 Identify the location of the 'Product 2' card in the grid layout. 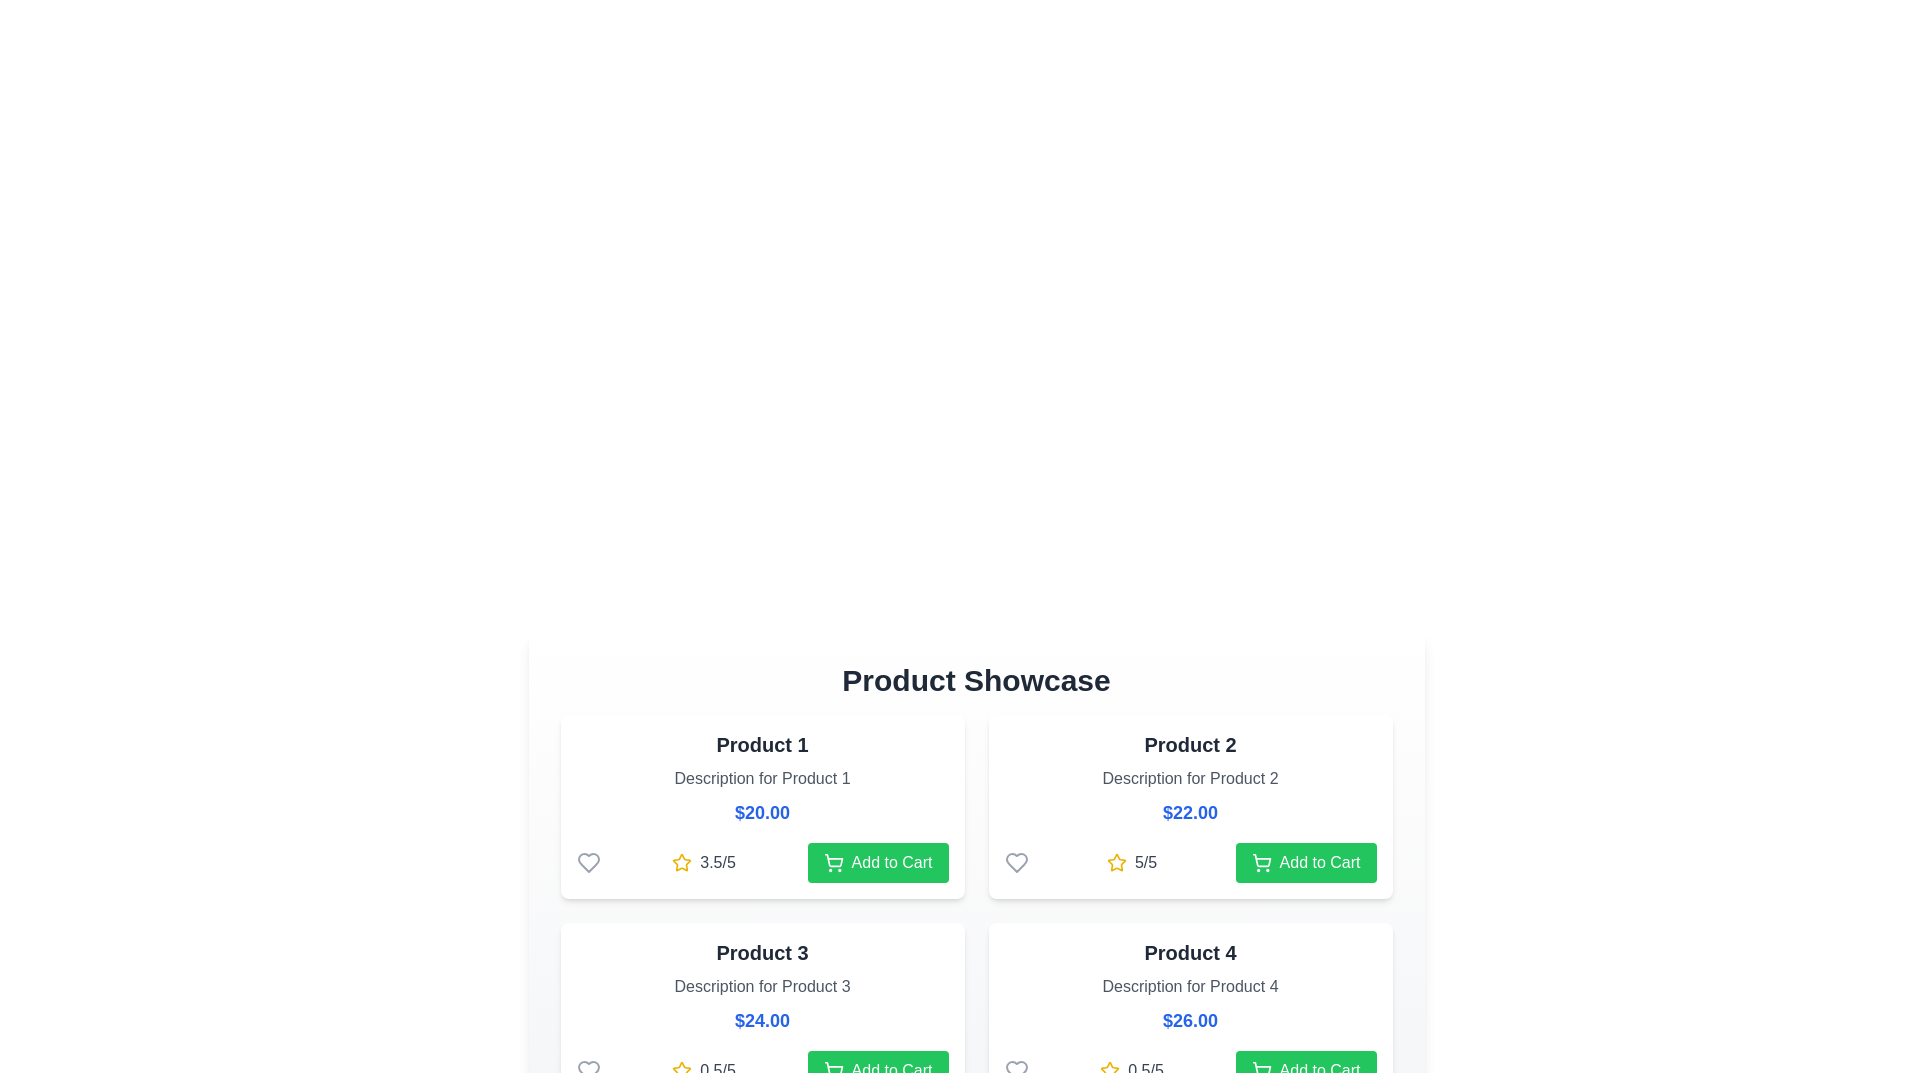
(1190, 805).